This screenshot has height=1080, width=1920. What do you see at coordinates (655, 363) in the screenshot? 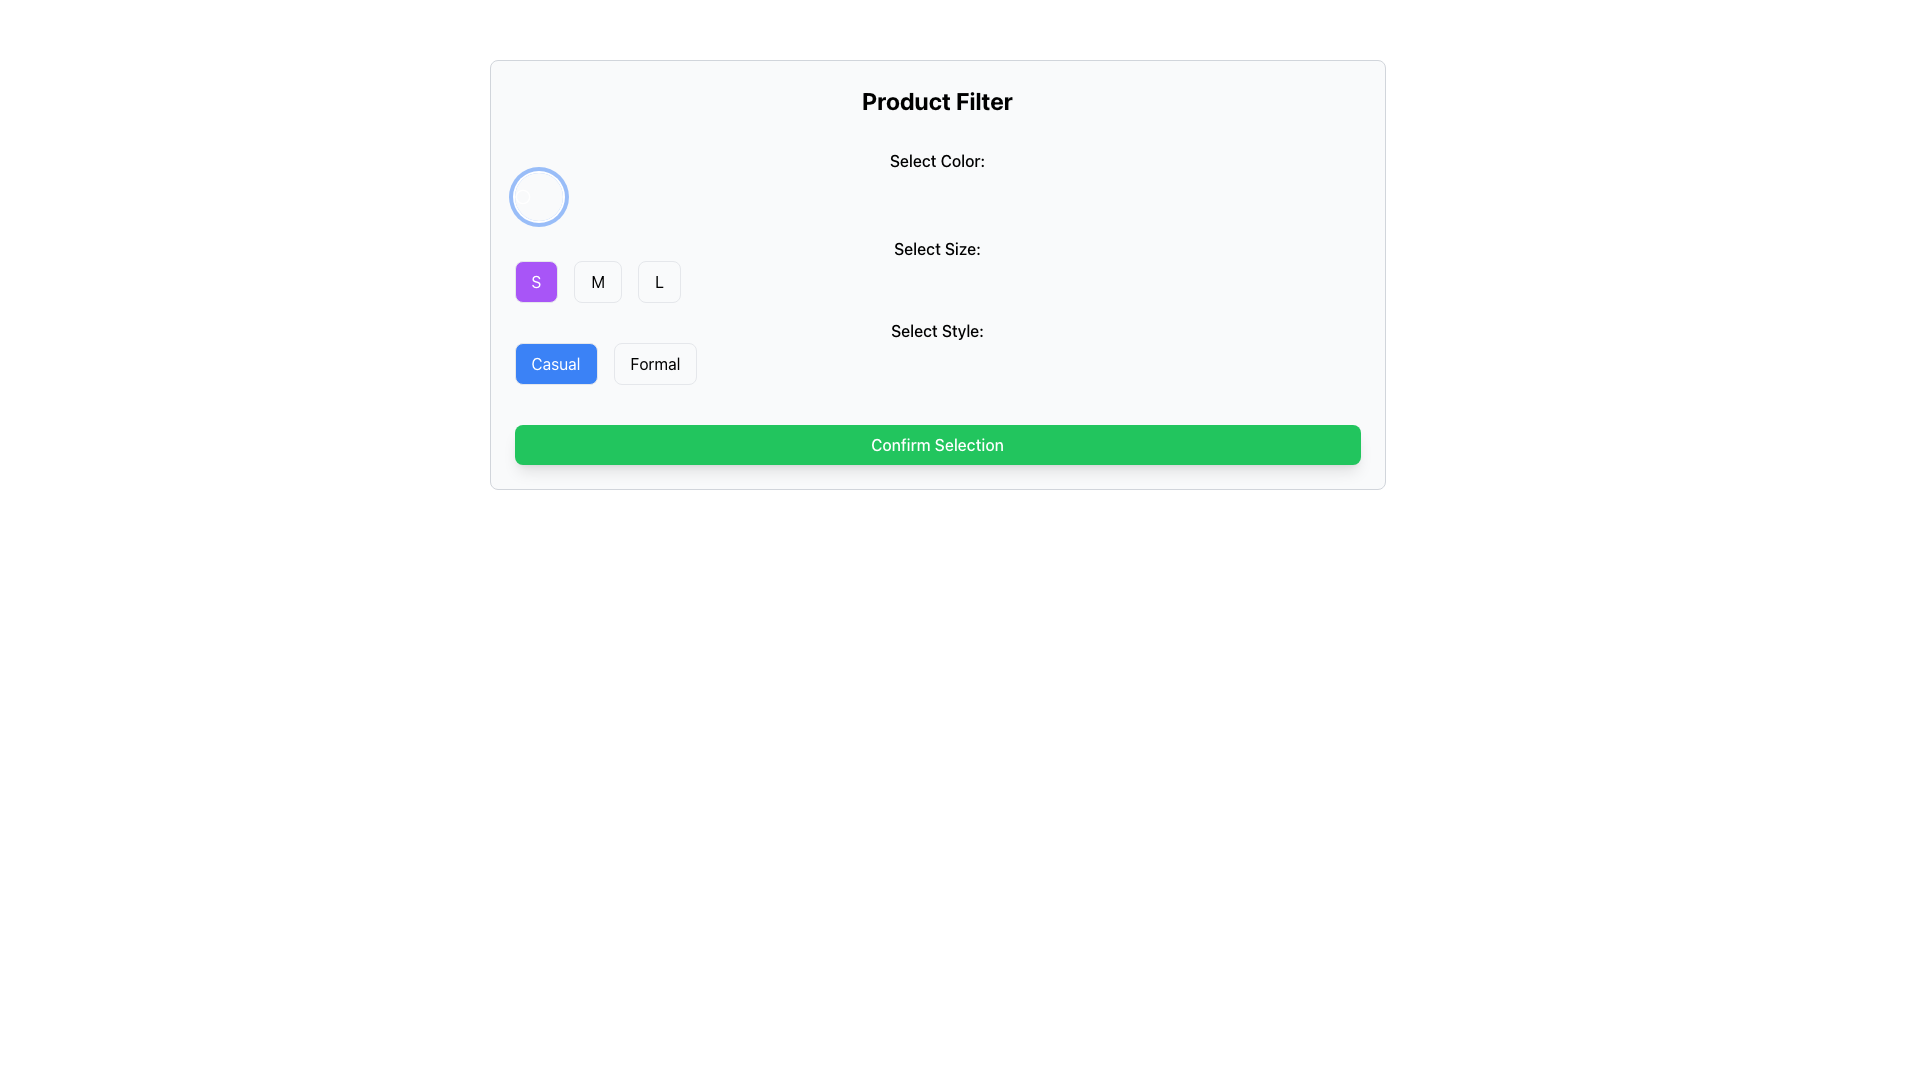
I see `the 'Formal' button, which is a rectangular button with the text 'Formal' centered within it, located to the right of the 'Casual' button in the 'Select Style' section` at bounding box center [655, 363].